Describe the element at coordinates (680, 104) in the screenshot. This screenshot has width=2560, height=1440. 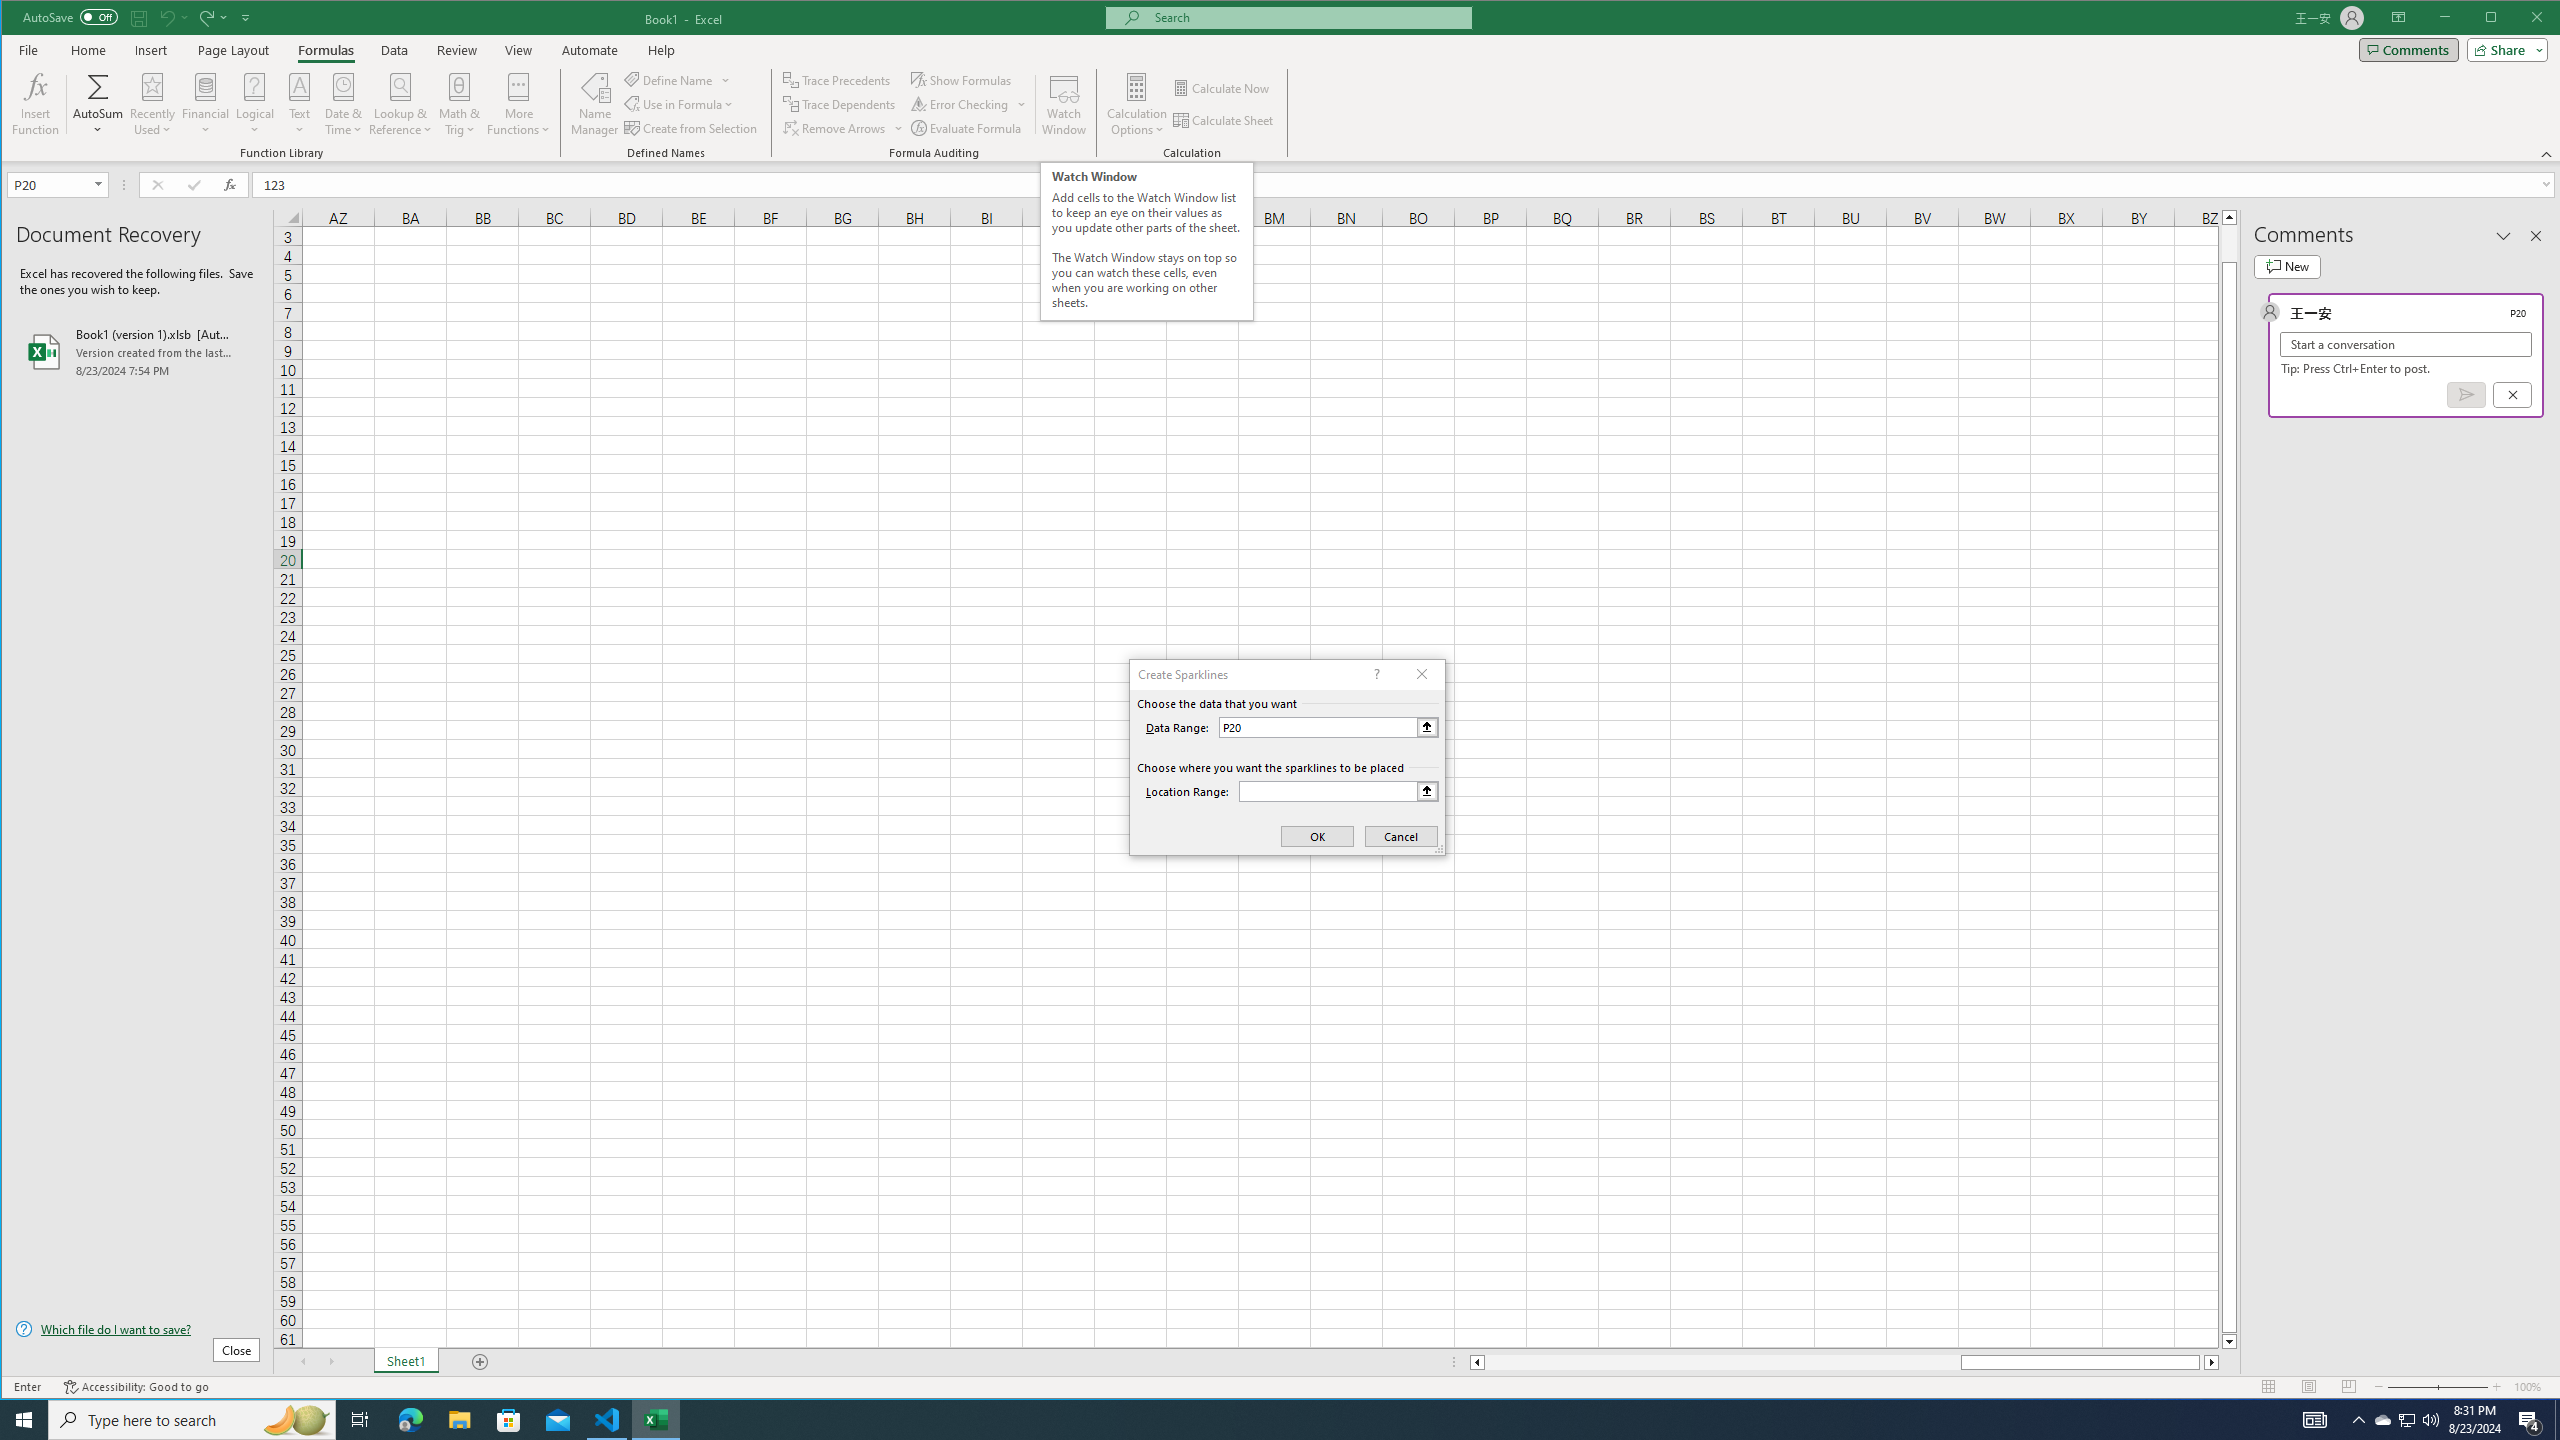
I see `'Use in Formula'` at that location.